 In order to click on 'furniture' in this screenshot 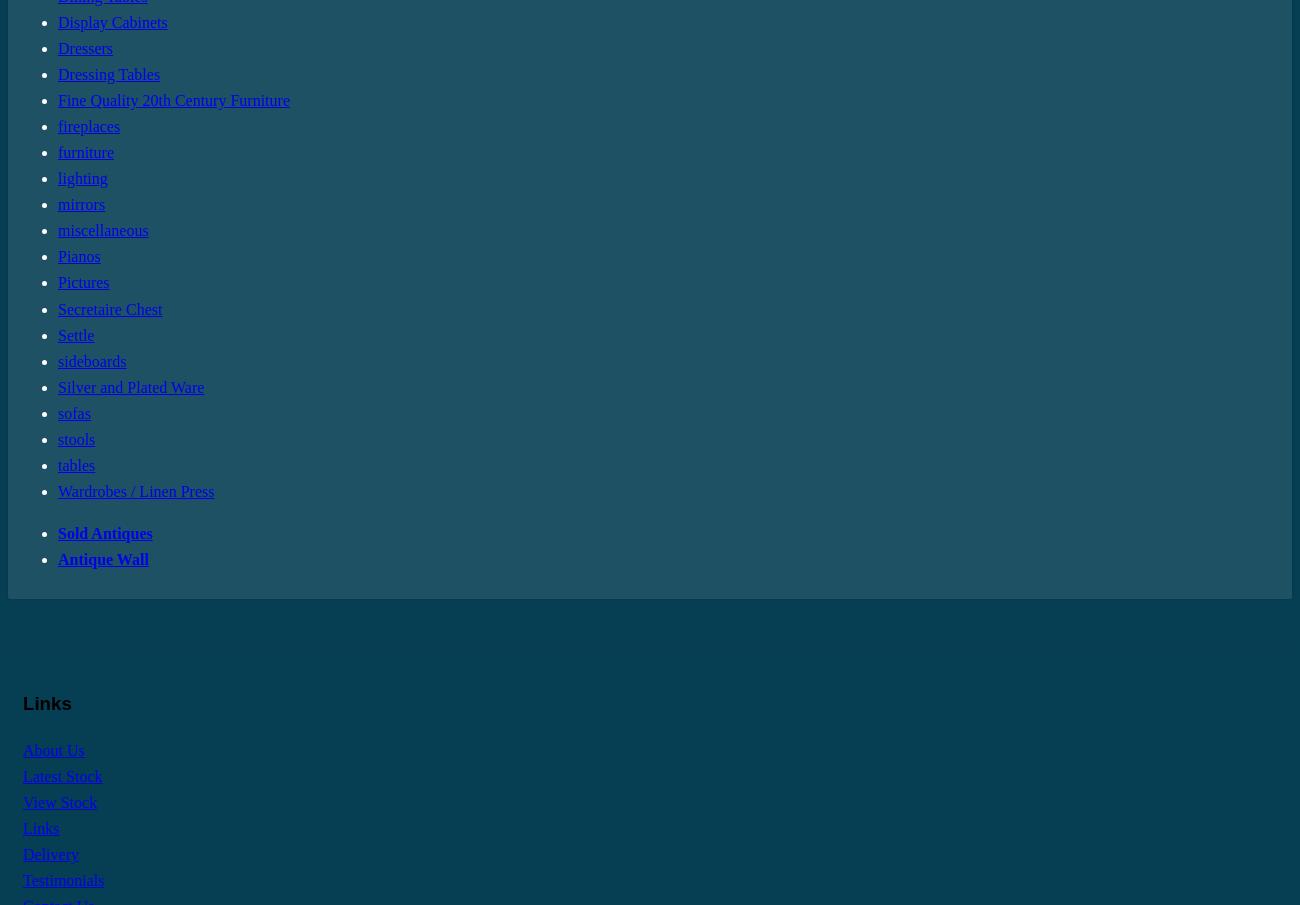, I will do `click(85, 152)`.